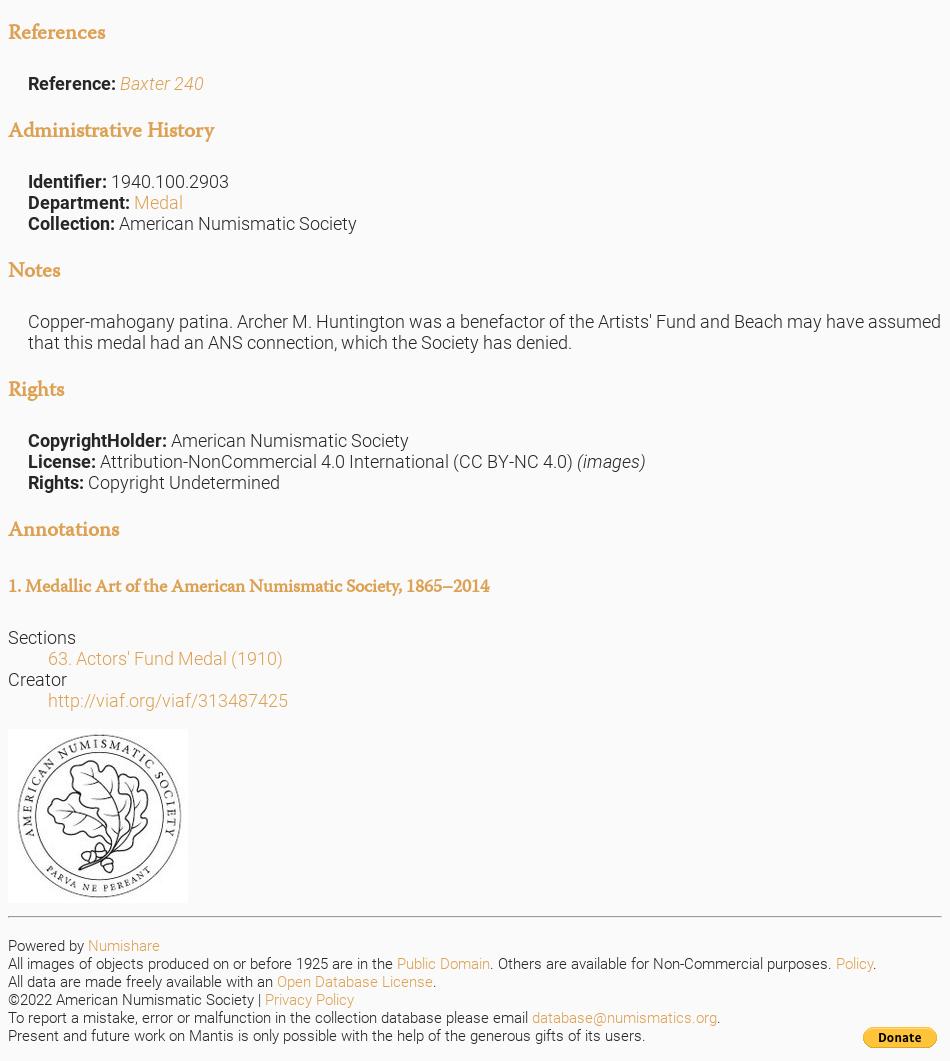 The height and width of the screenshot is (1061, 950). I want to click on '©2022 American Numismatic Society |', so click(7, 998).